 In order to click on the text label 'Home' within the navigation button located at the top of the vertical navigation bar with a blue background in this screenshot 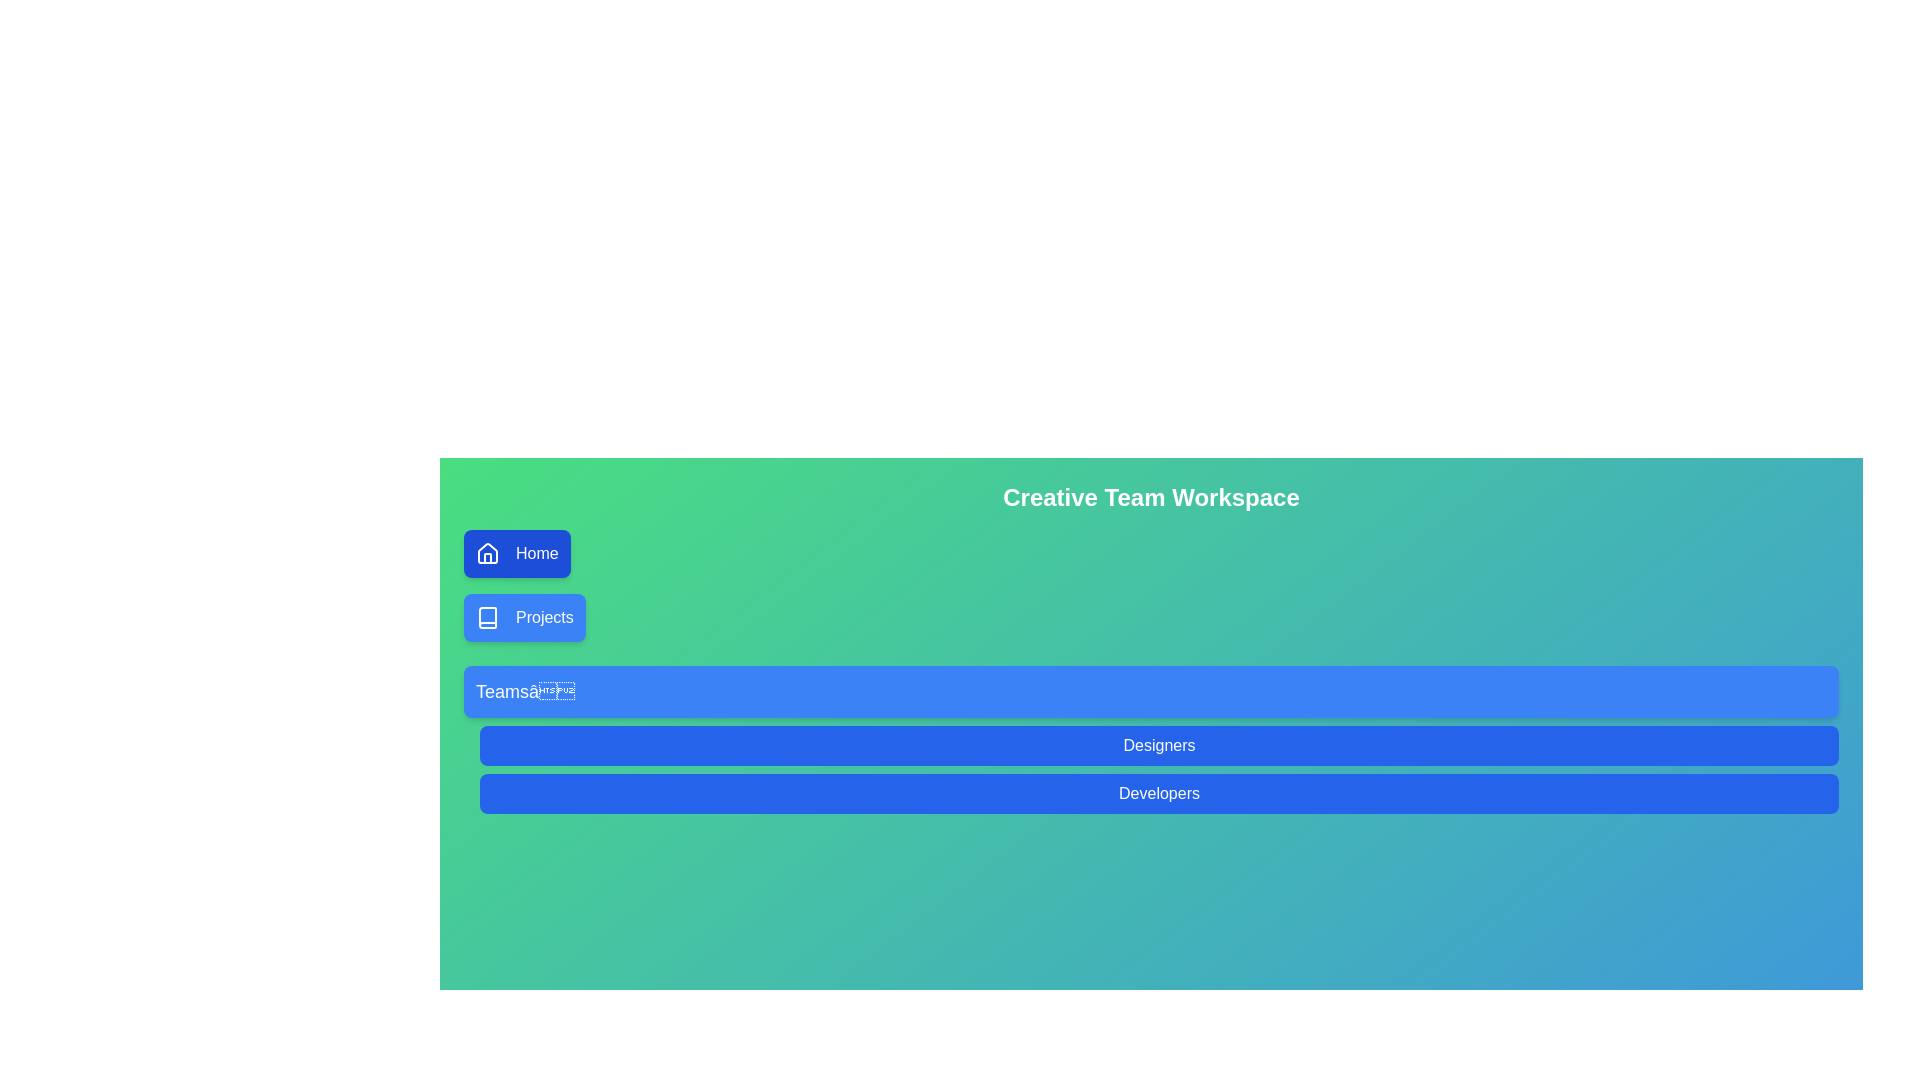, I will do `click(537, 554)`.